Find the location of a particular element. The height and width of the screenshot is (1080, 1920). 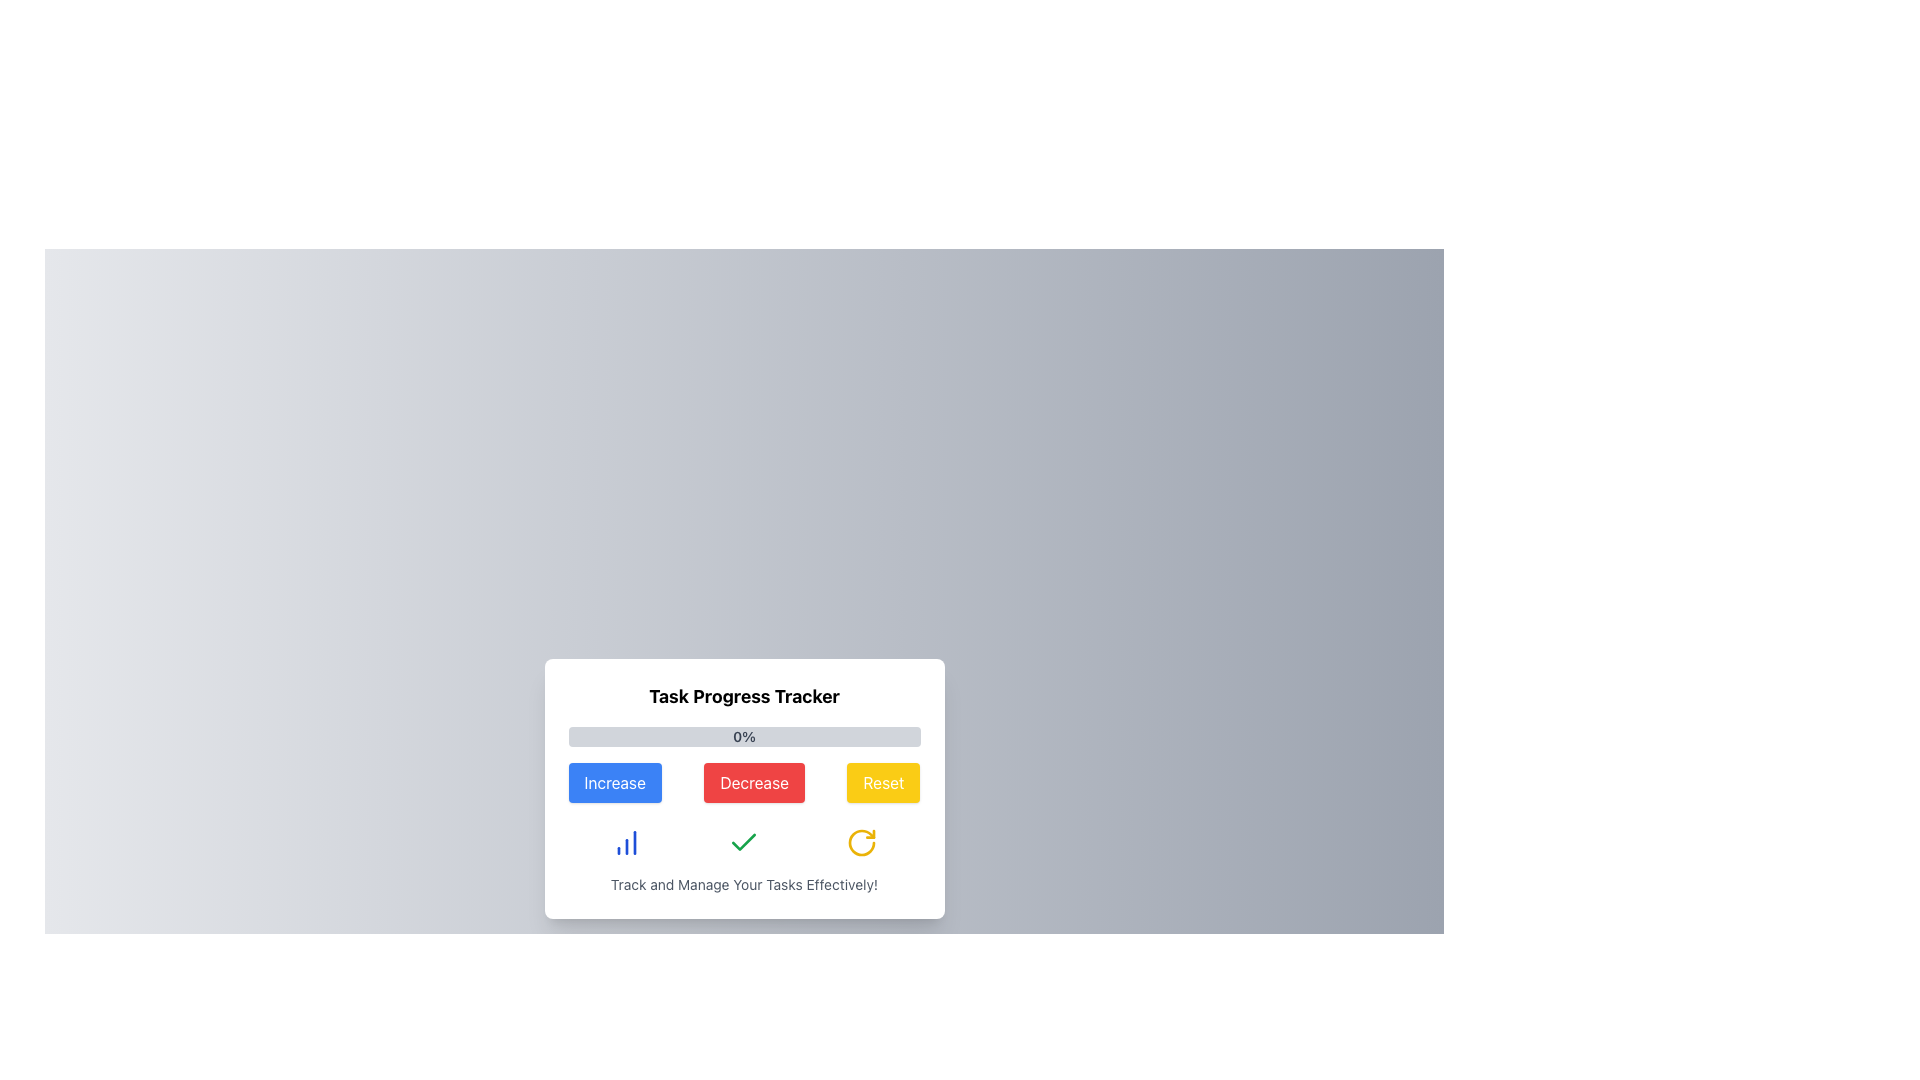

the 'Decrease' button, which has a red background and is located between the 'Increase' and 'Reset' buttons is located at coordinates (753, 782).